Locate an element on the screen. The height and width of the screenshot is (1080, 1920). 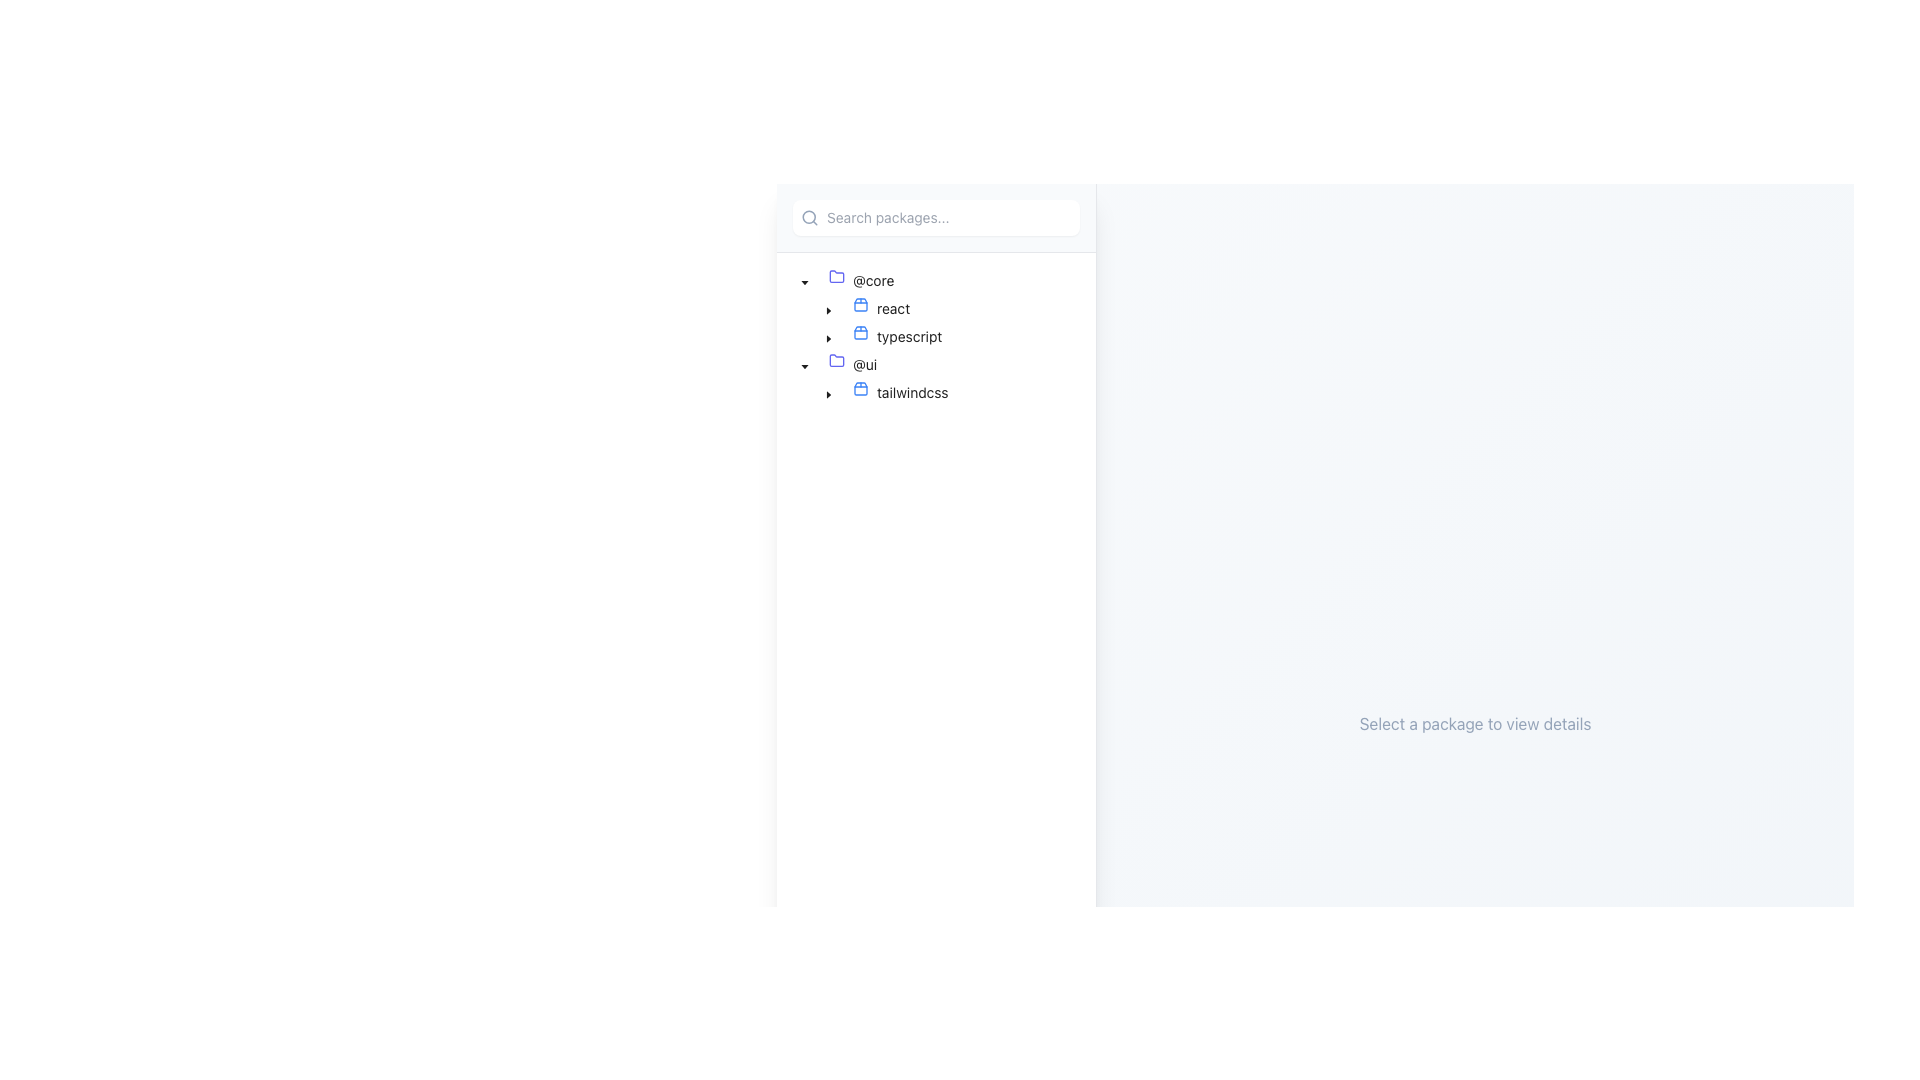
the downward-facing caret icon next to the label '@ui' is located at coordinates (805, 282).